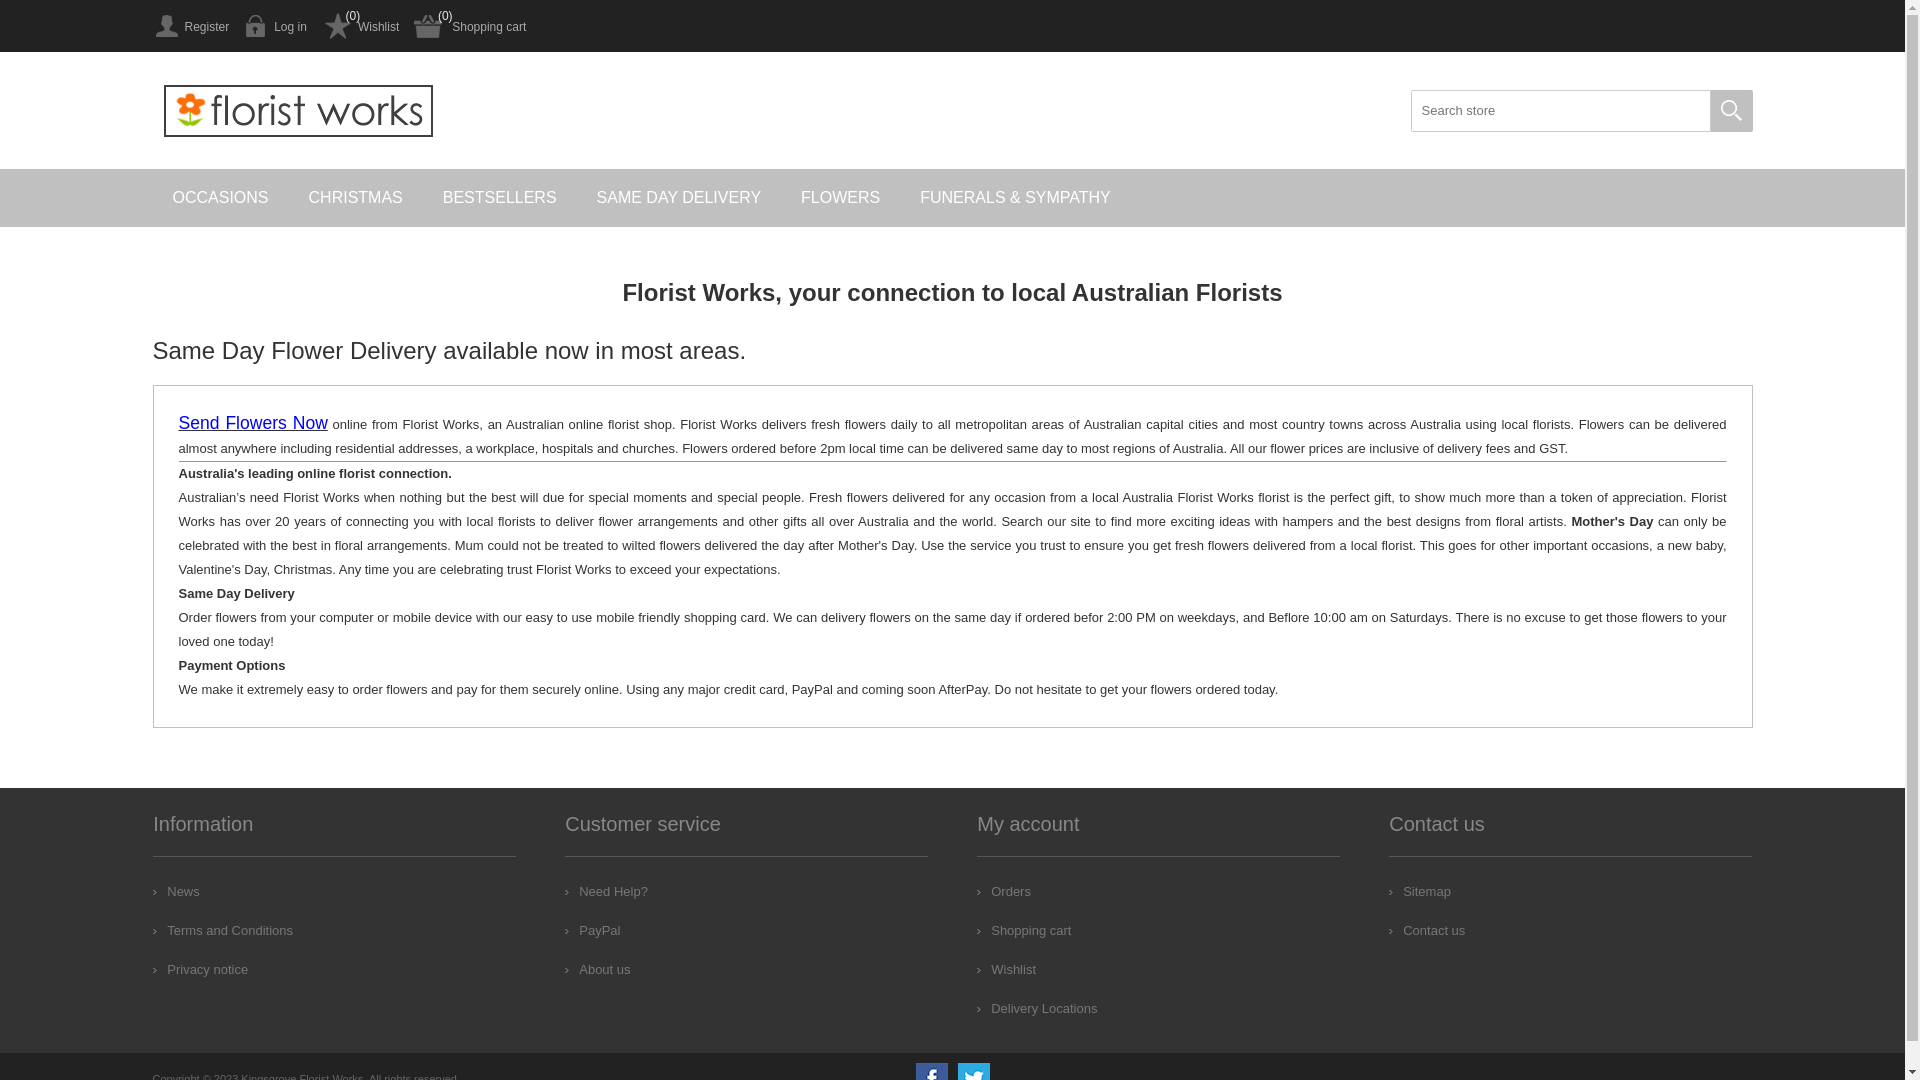  Describe the element at coordinates (1023, 930) in the screenshot. I see `'Shopping cart'` at that location.